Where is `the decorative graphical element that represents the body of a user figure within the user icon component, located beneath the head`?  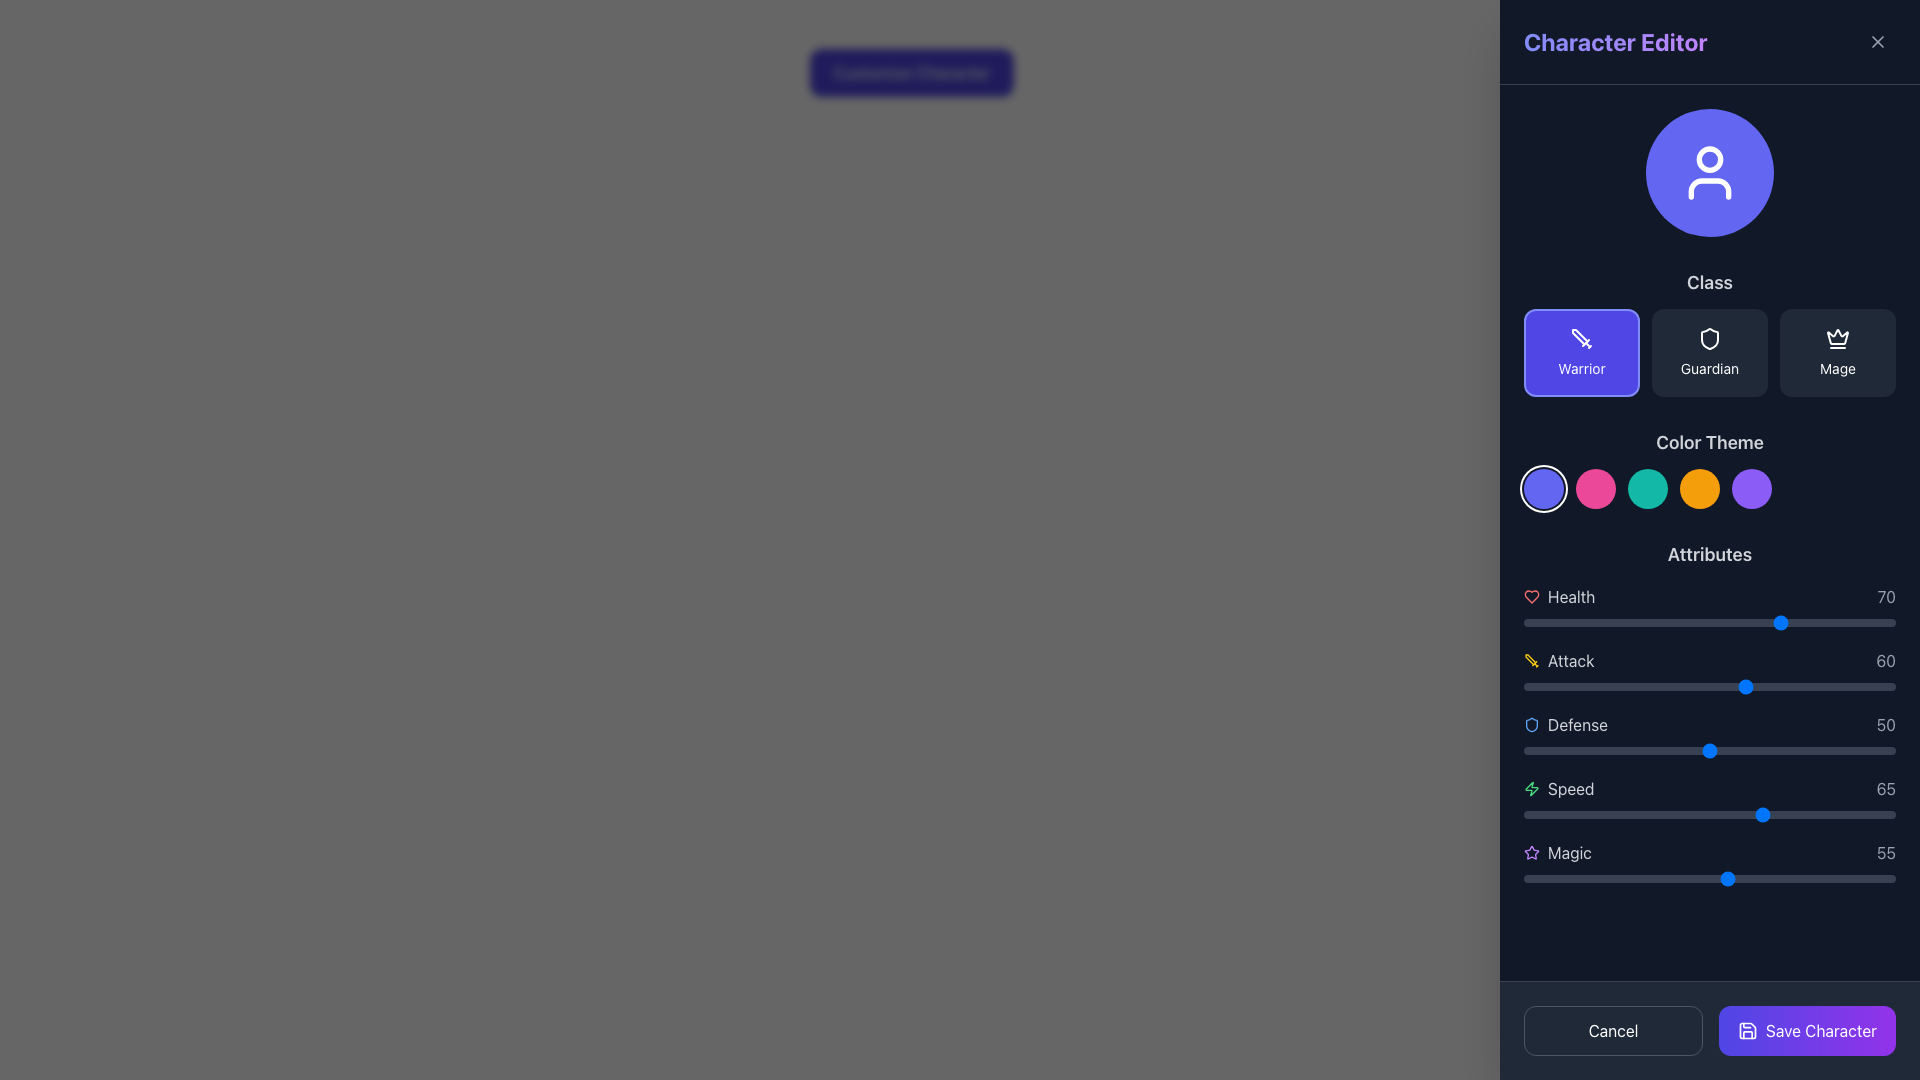
the decorative graphical element that represents the body of a user figure within the user icon component, located beneath the head is located at coordinates (1708, 189).